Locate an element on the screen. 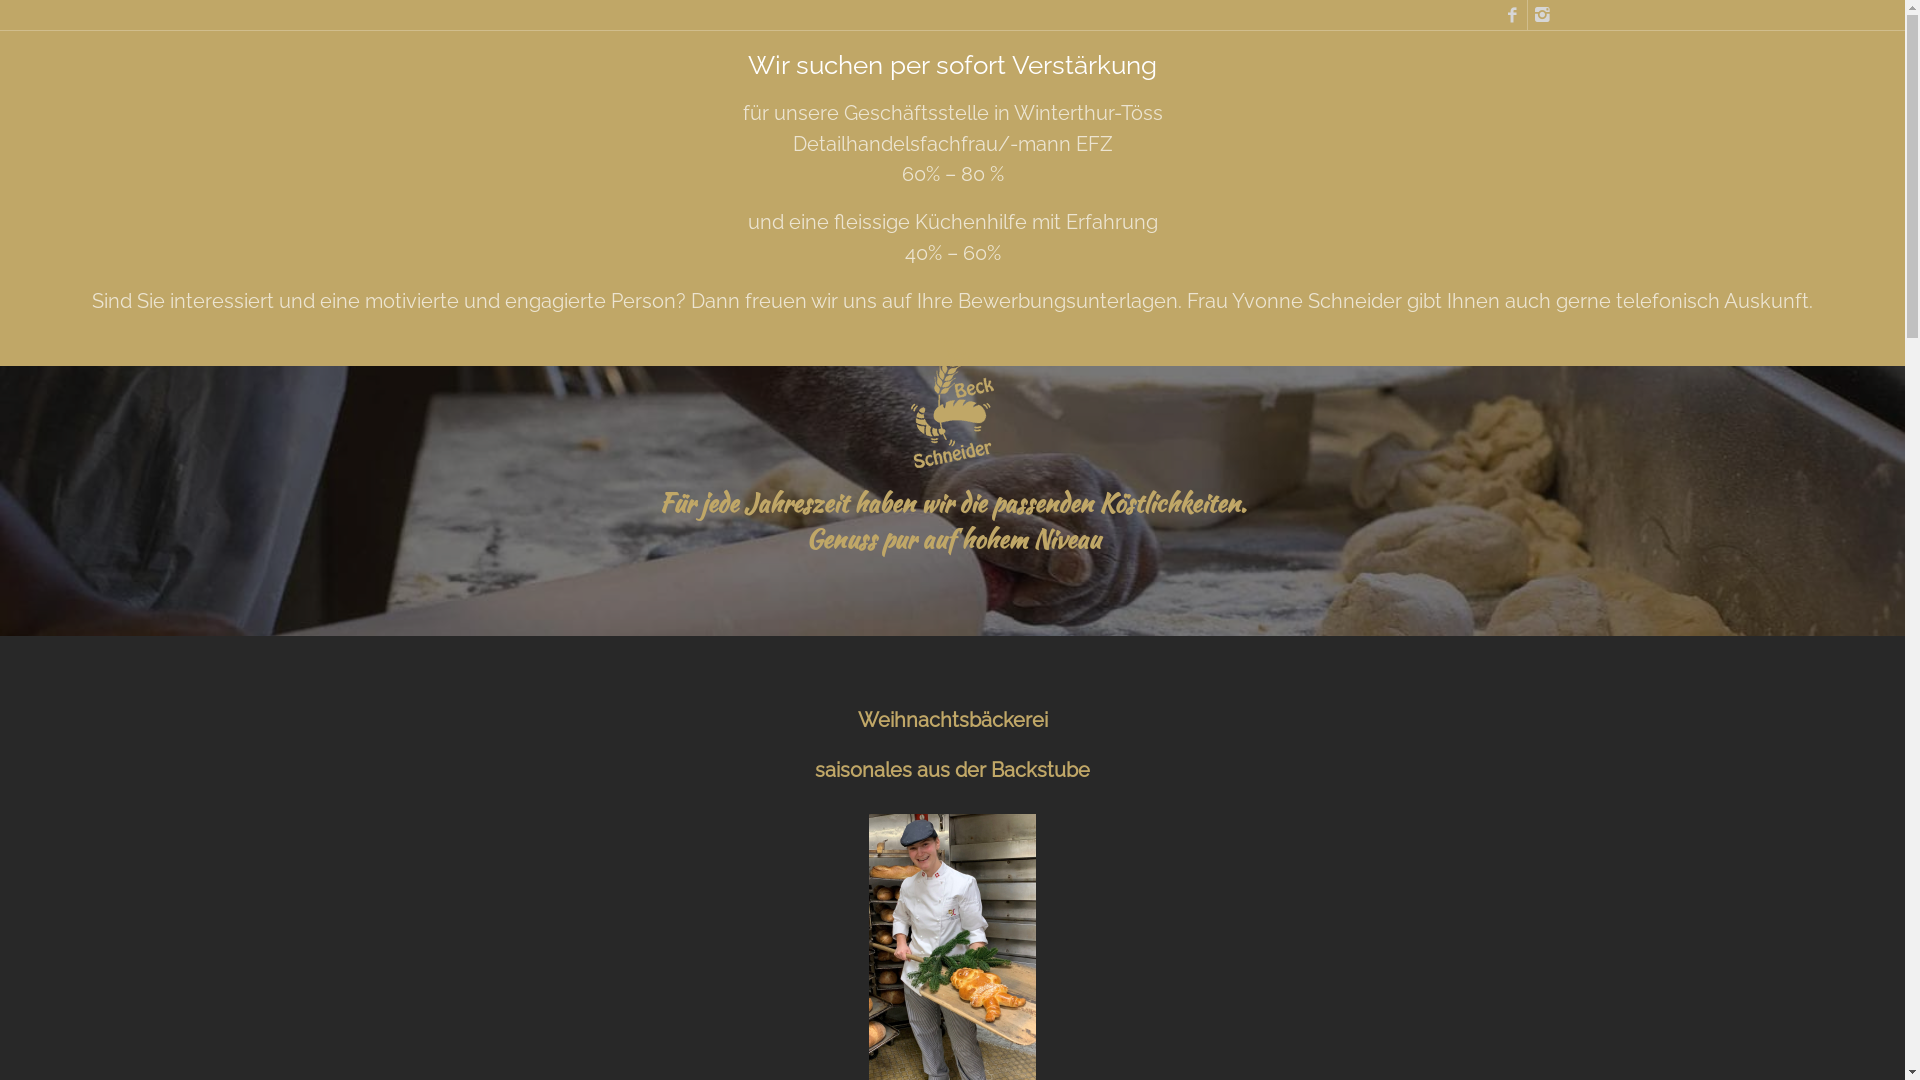  'Facebook' is located at coordinates (1512, 15).